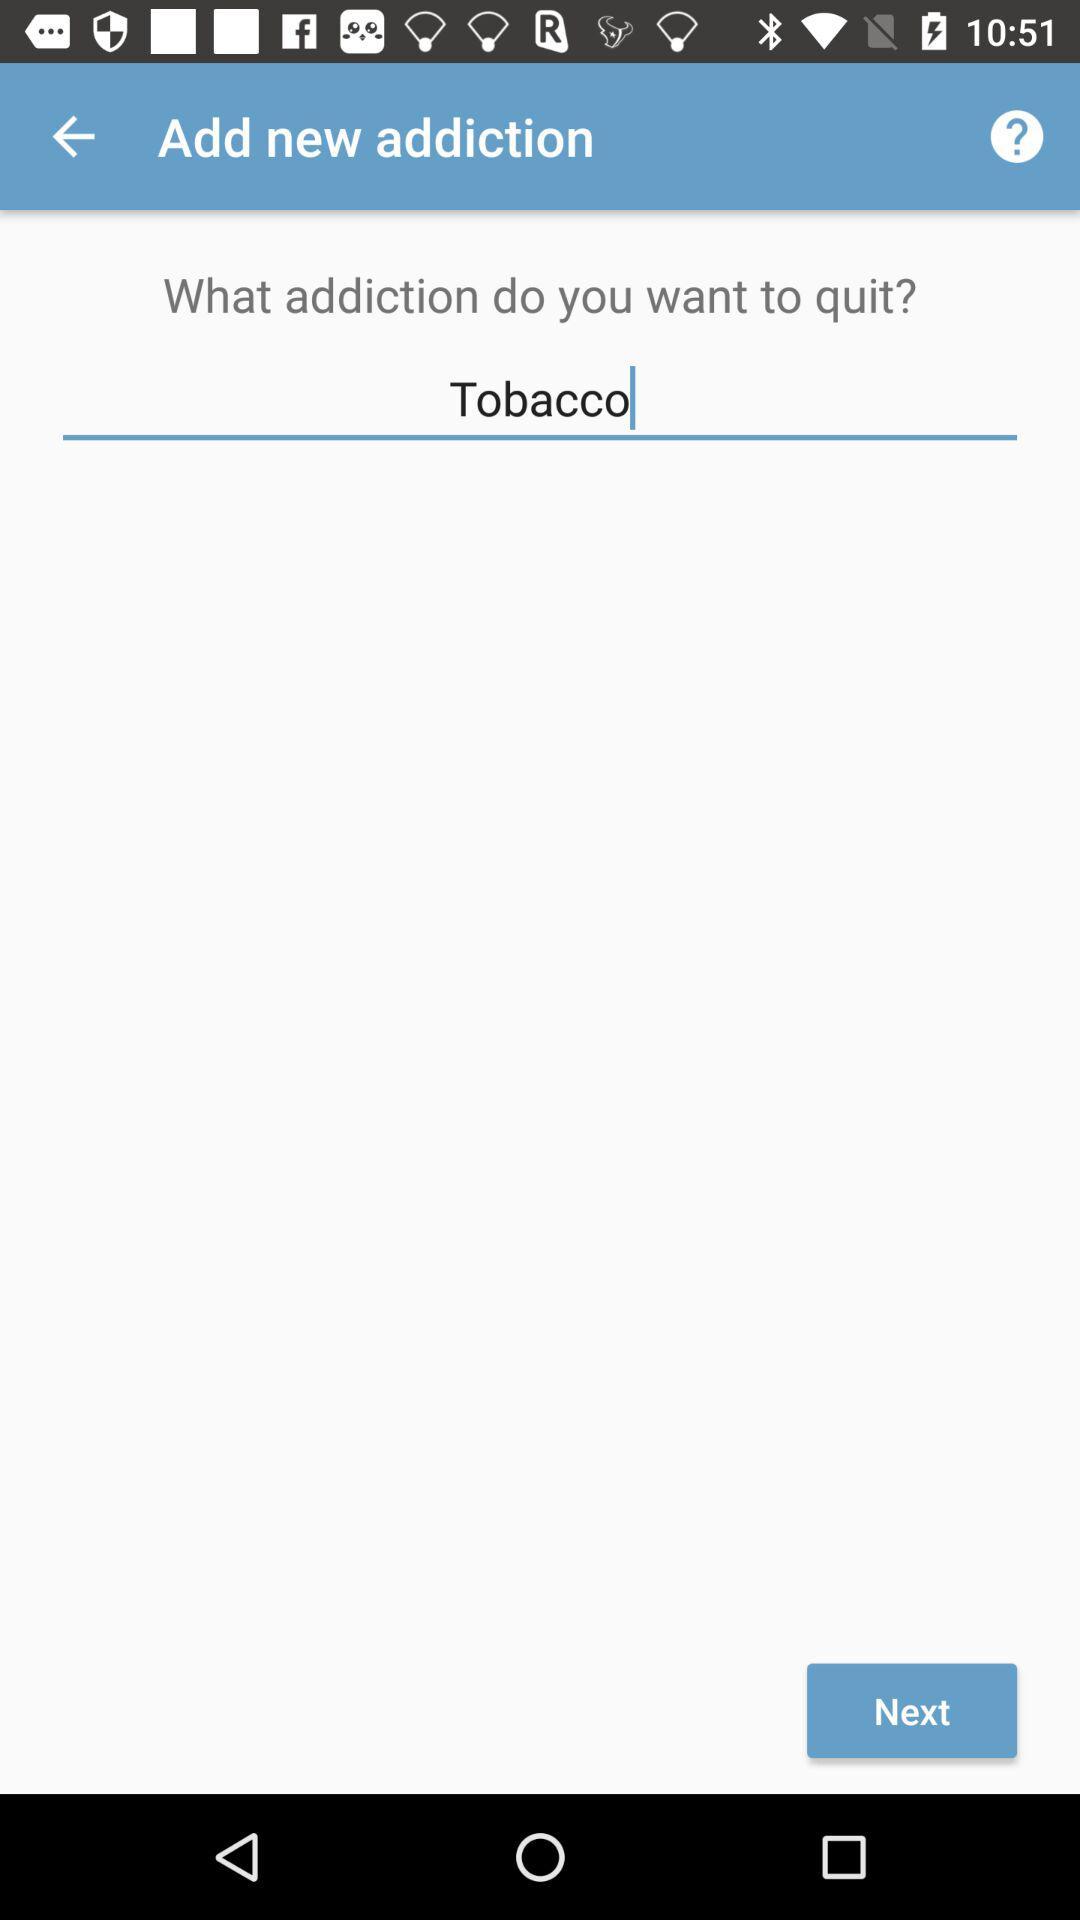 The width and height of the screenshot is (1080, 1920). Describe the element at coordinates (540, 398) in the screenshot. I see `tobacco` at that location.